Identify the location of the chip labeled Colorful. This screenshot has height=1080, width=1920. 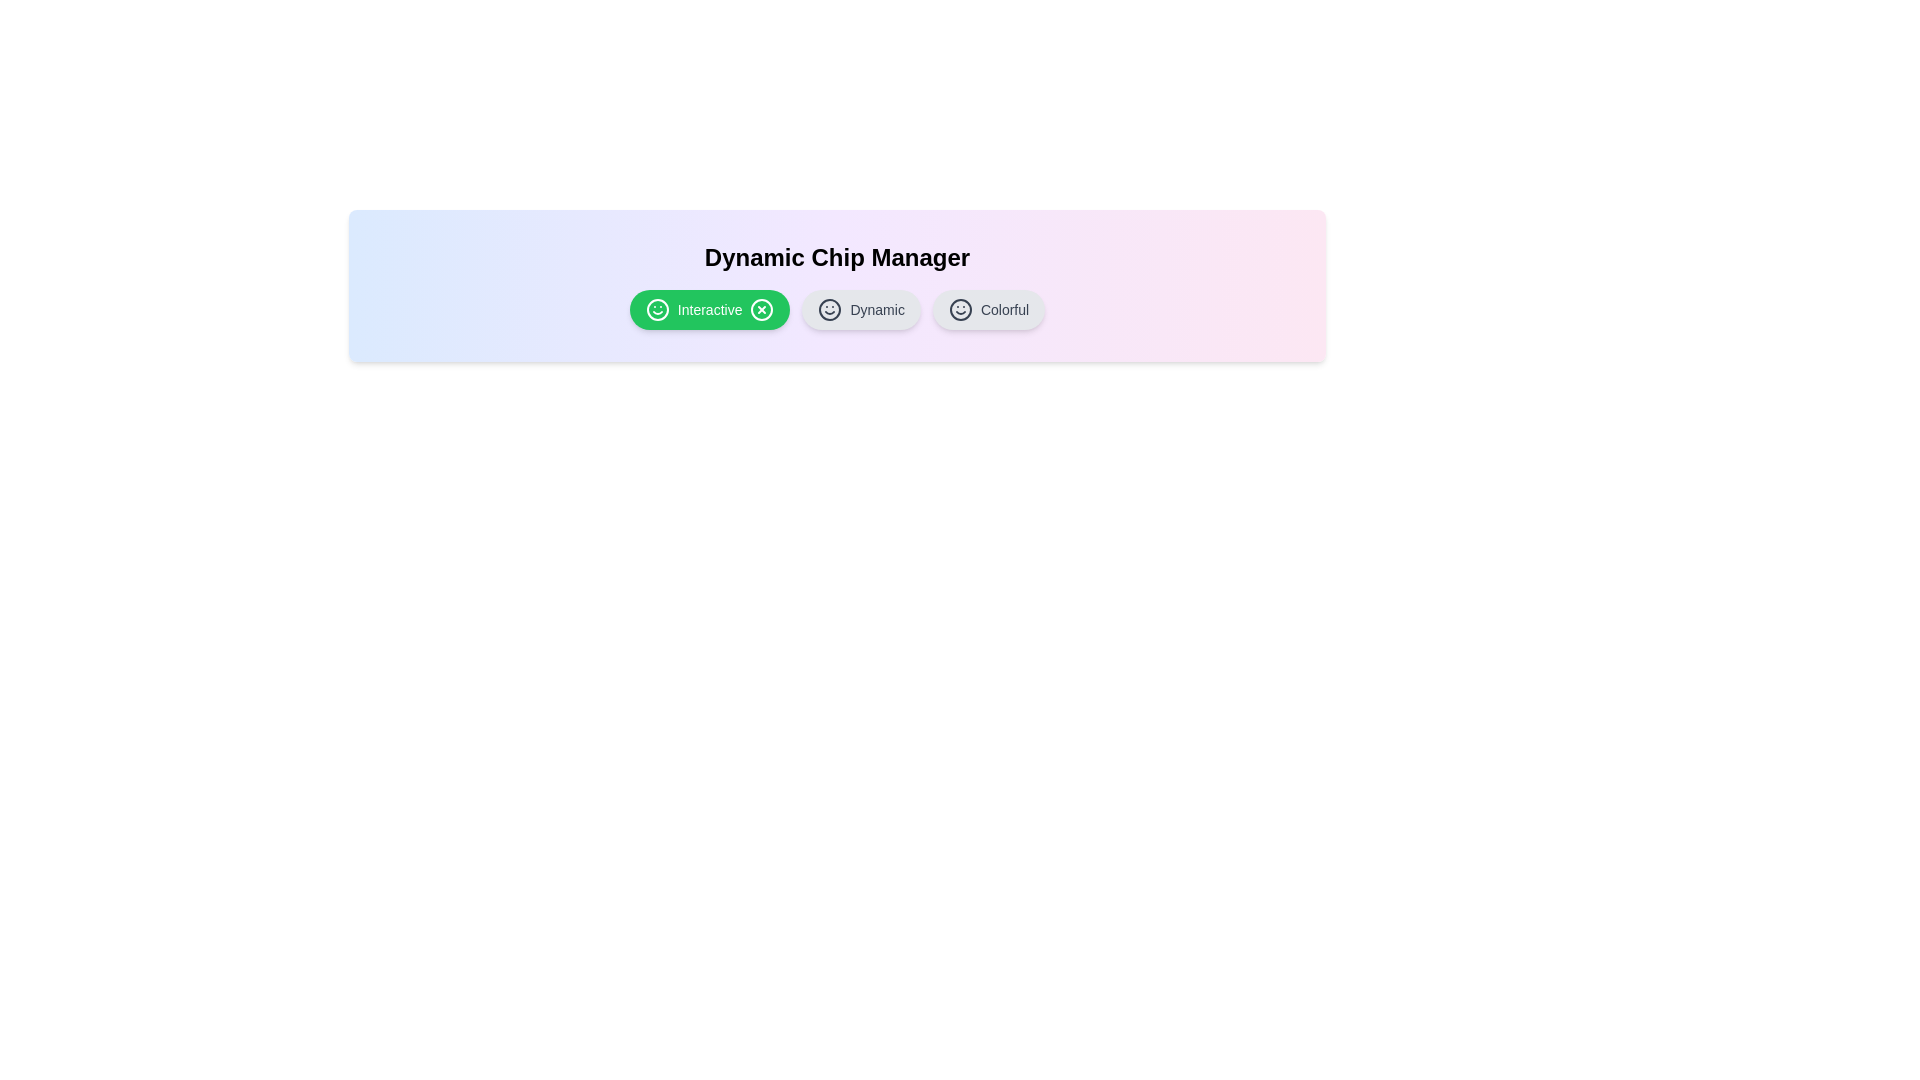
(988, 309).